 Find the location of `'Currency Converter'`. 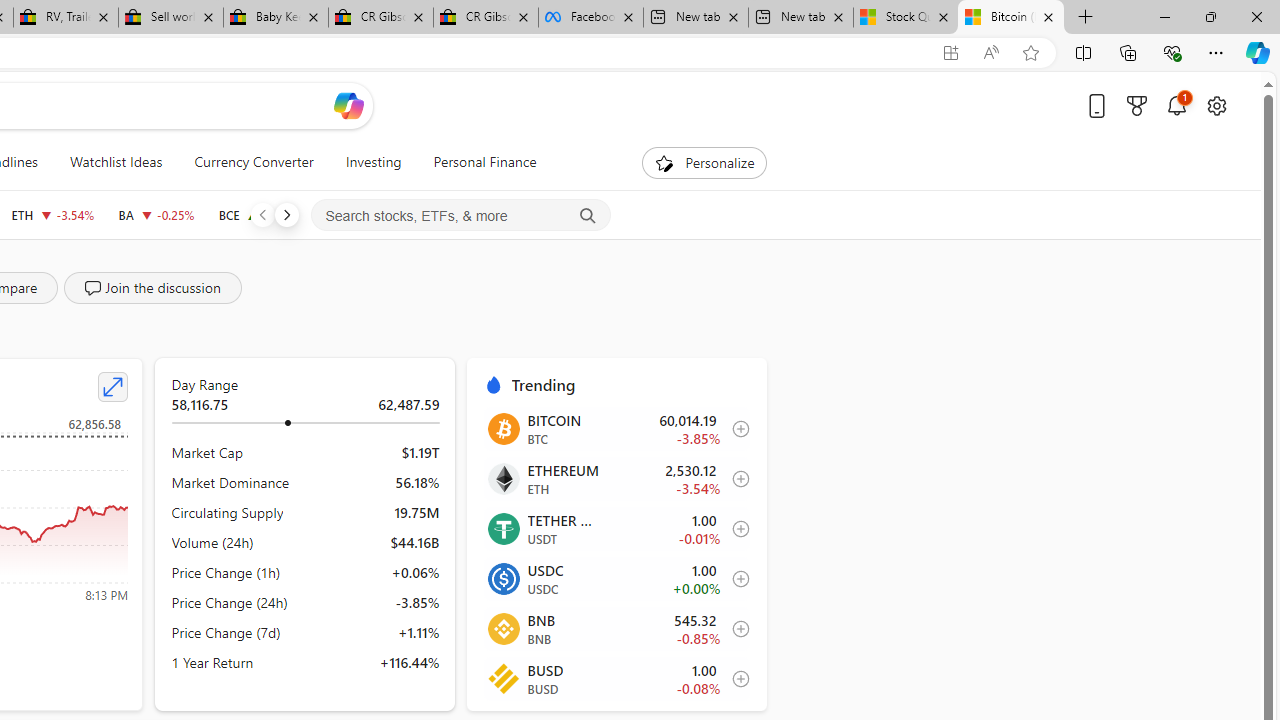

'Currency Converter' is located at coordinates (253, 162).